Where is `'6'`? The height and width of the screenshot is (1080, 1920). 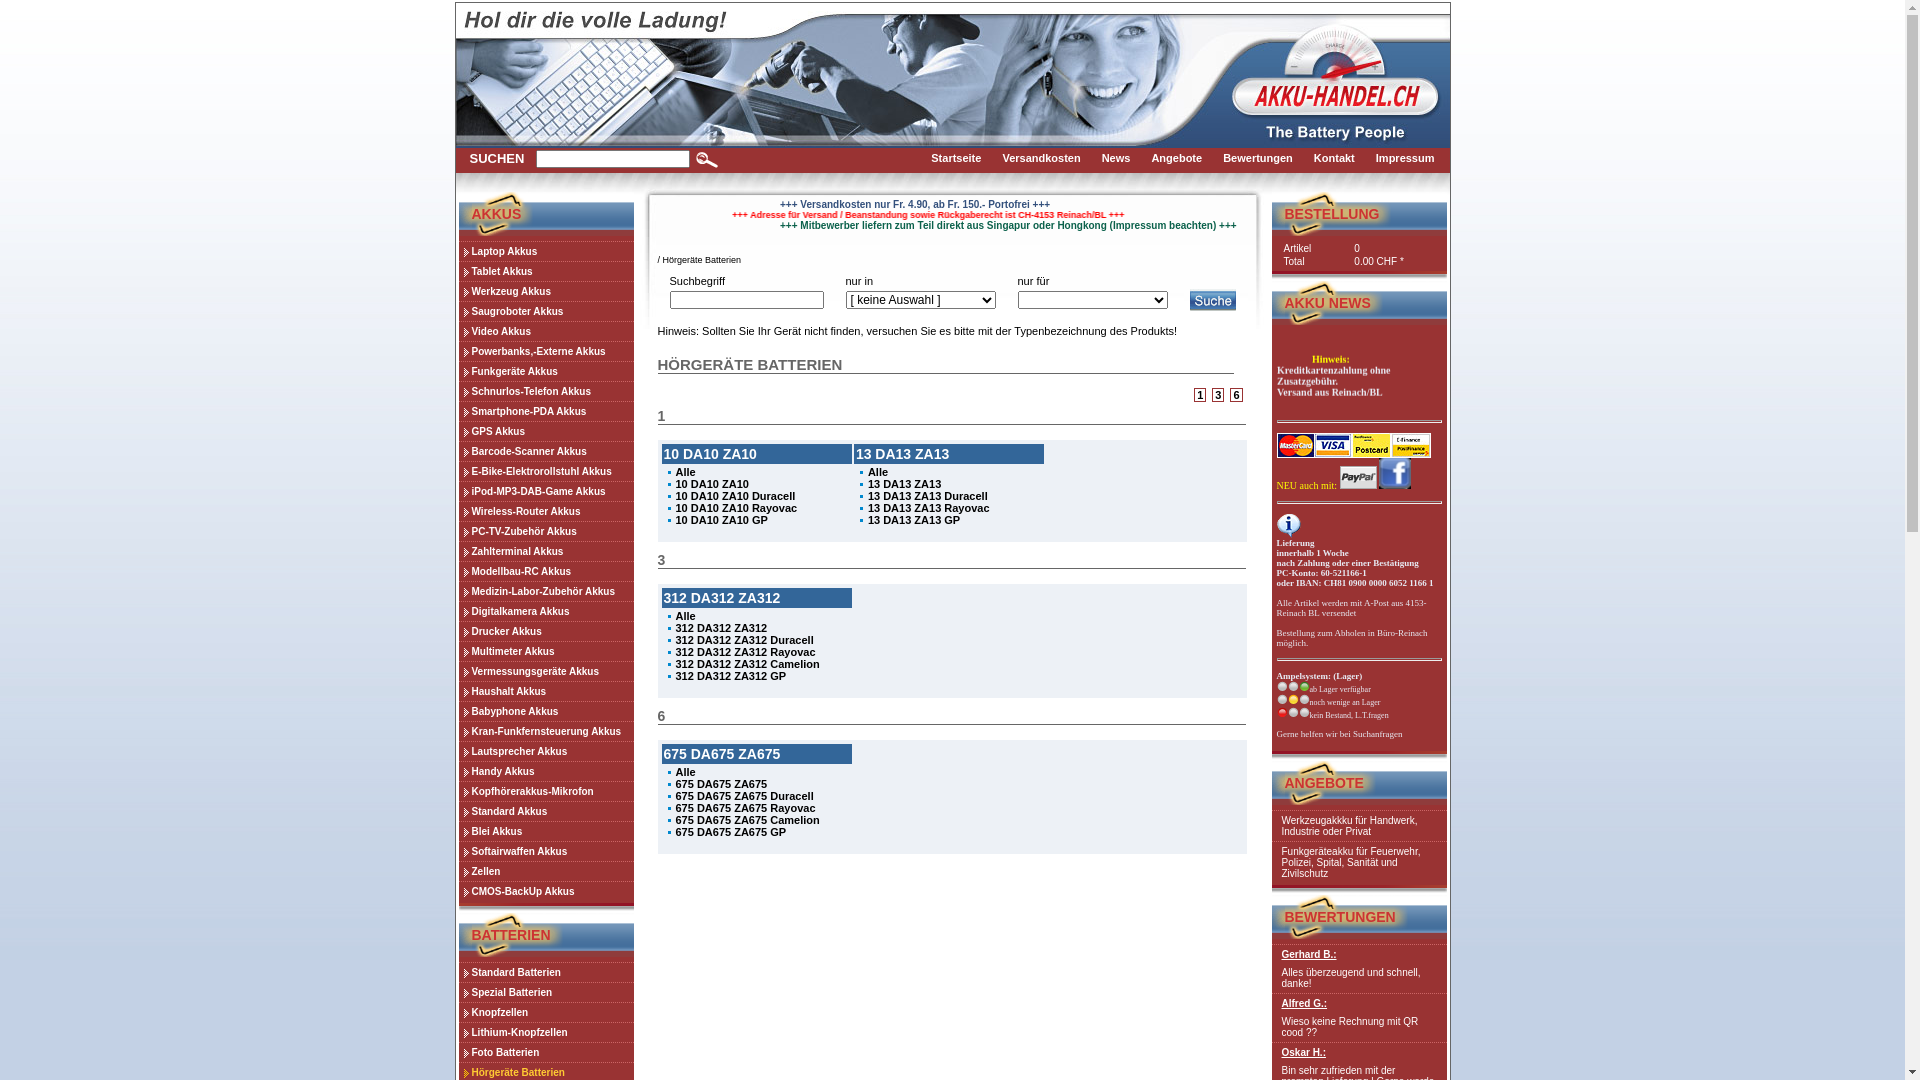 '6' is located at coordinates (1235, 394).